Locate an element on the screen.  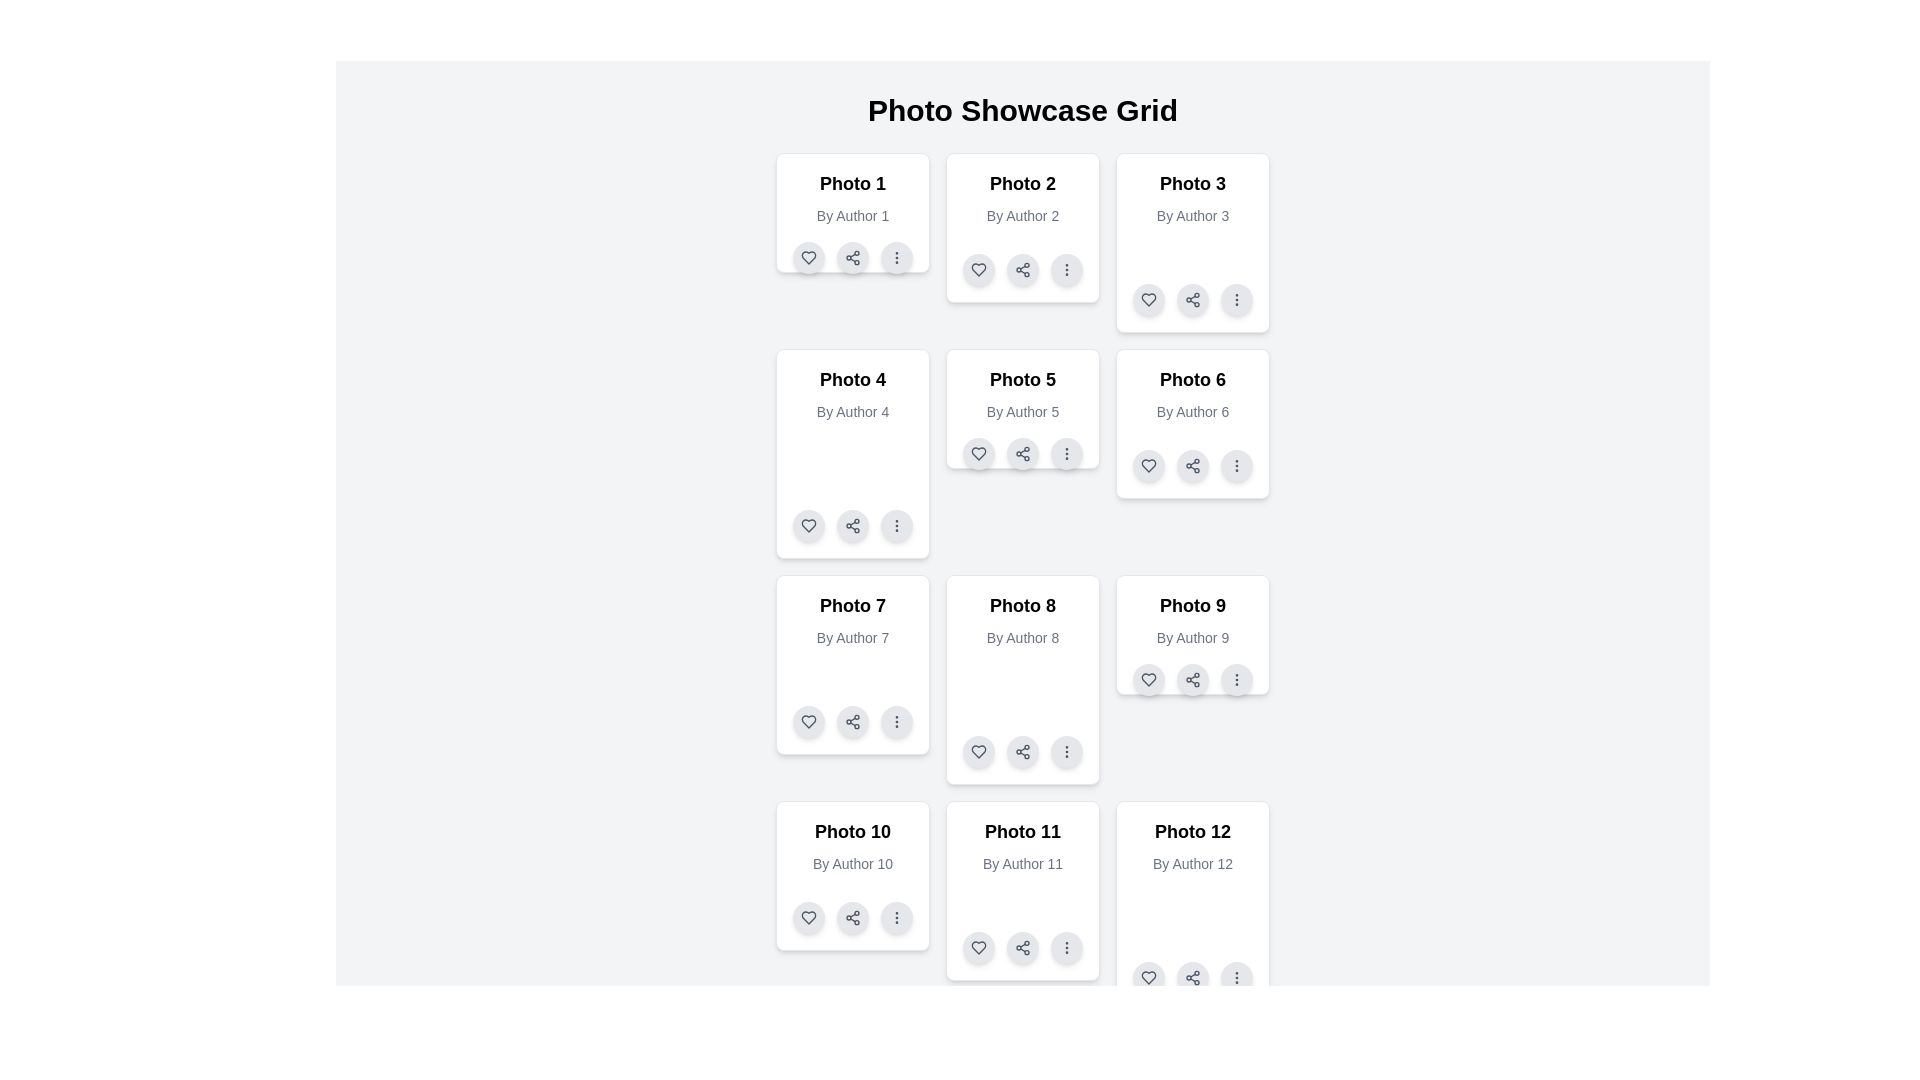
the heart-shaped icon located below the 'Photo 5' description is located at coordinates (979, 454).